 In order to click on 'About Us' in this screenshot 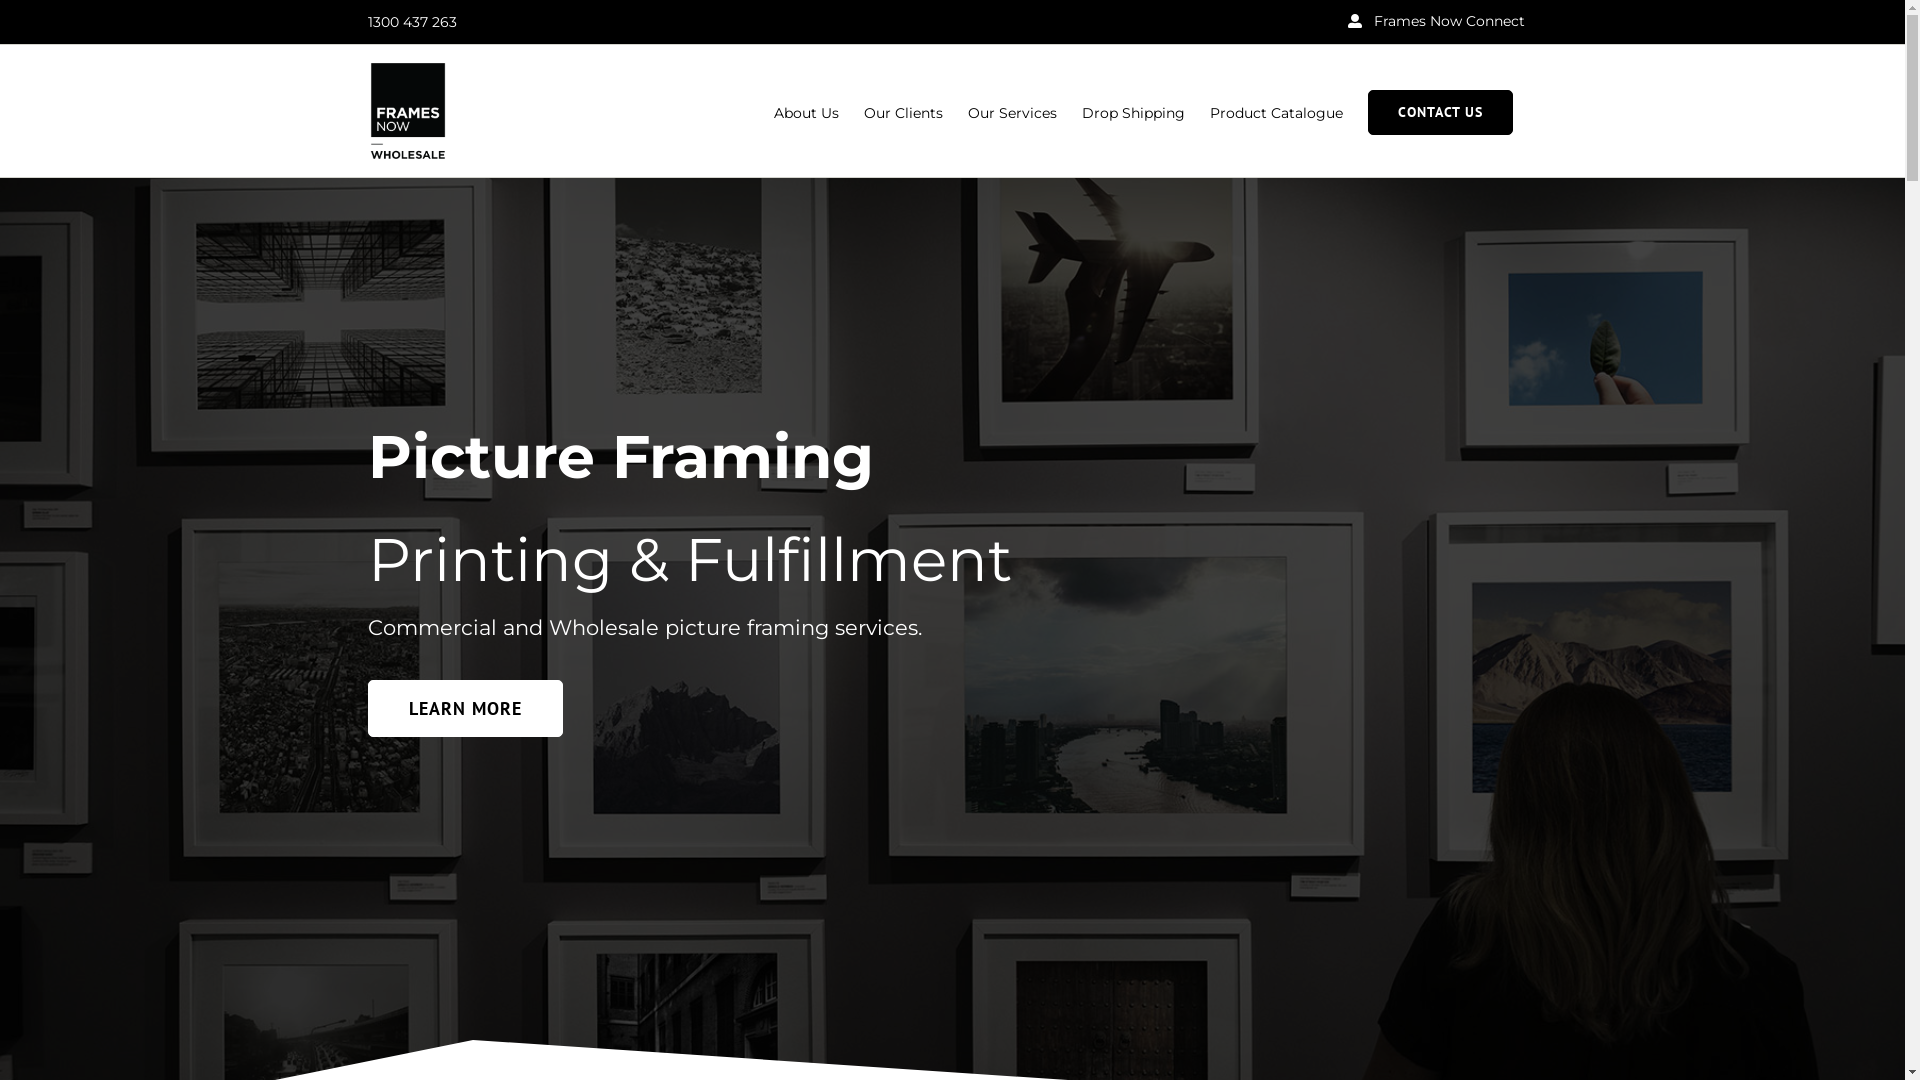, I will do `click(772, 111)`.